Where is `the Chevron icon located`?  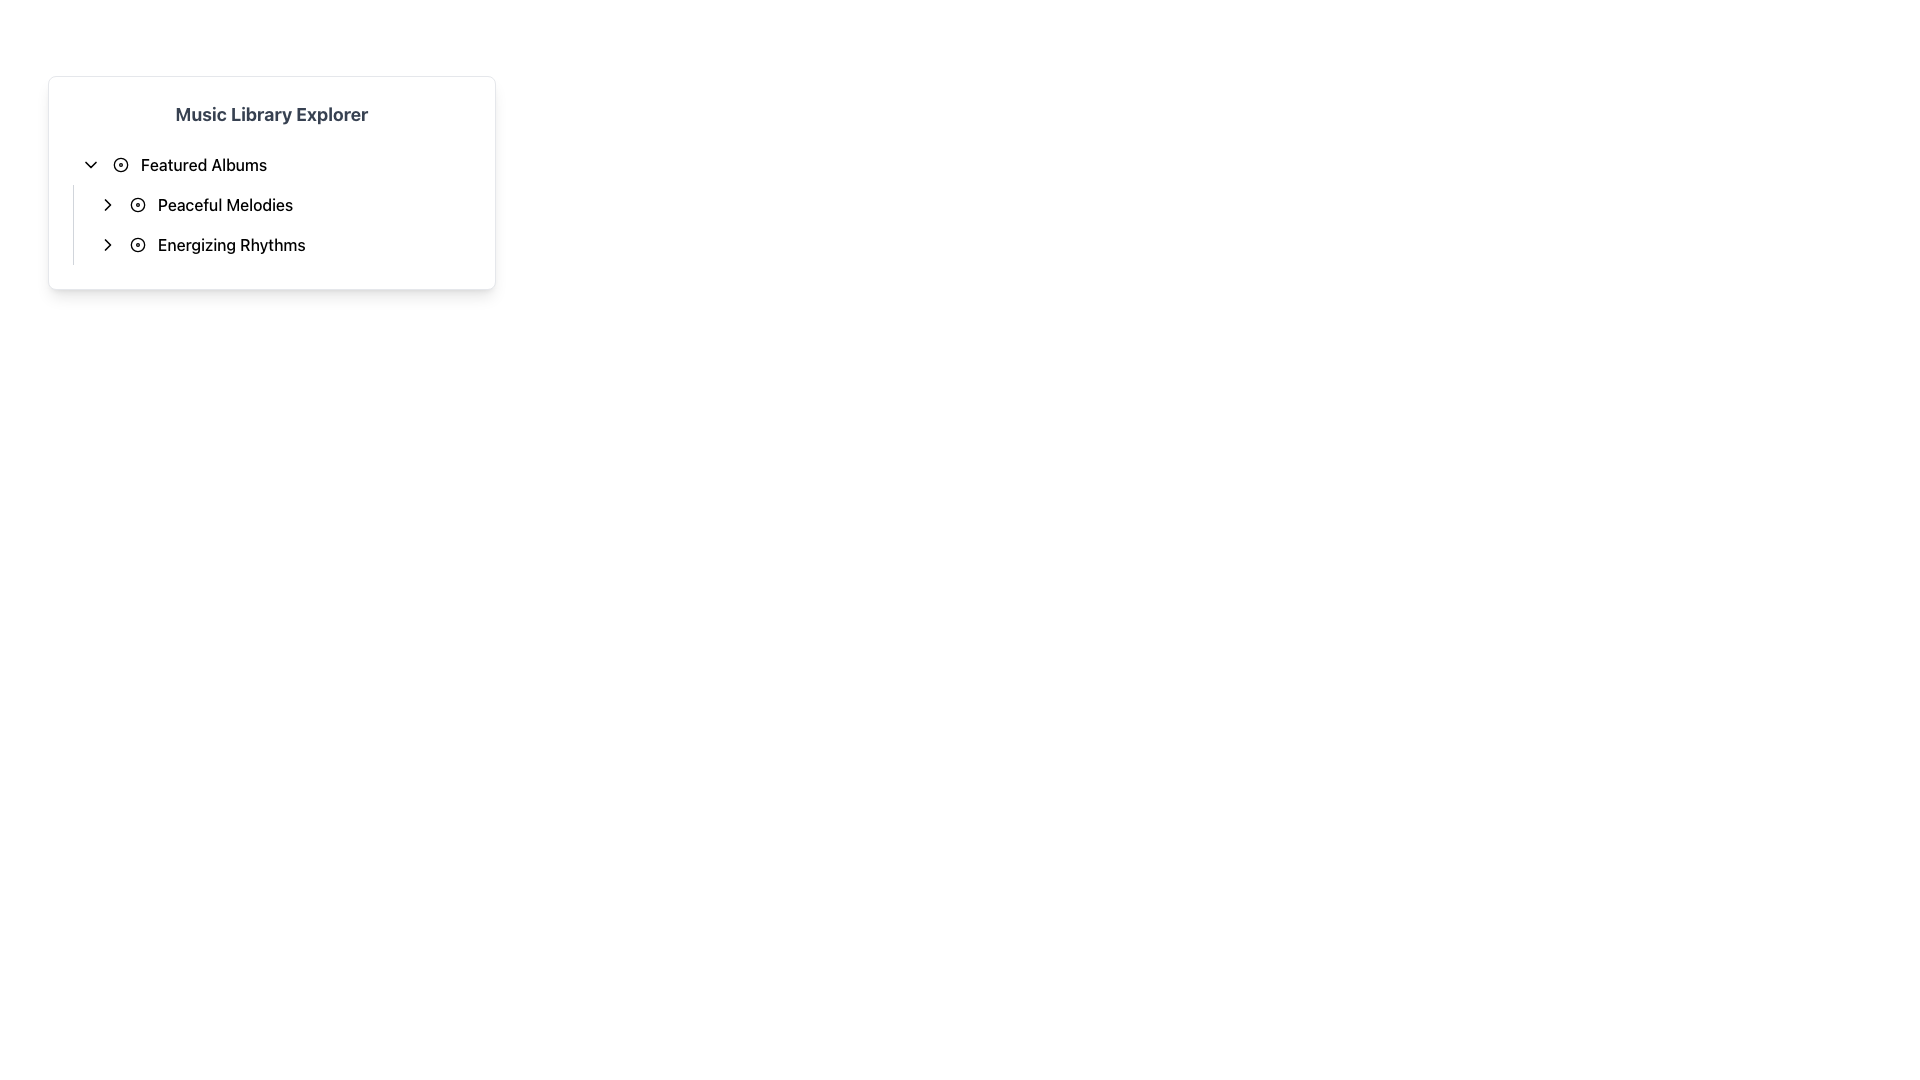 the Chevron icon located is located at coordinates (107, 244).